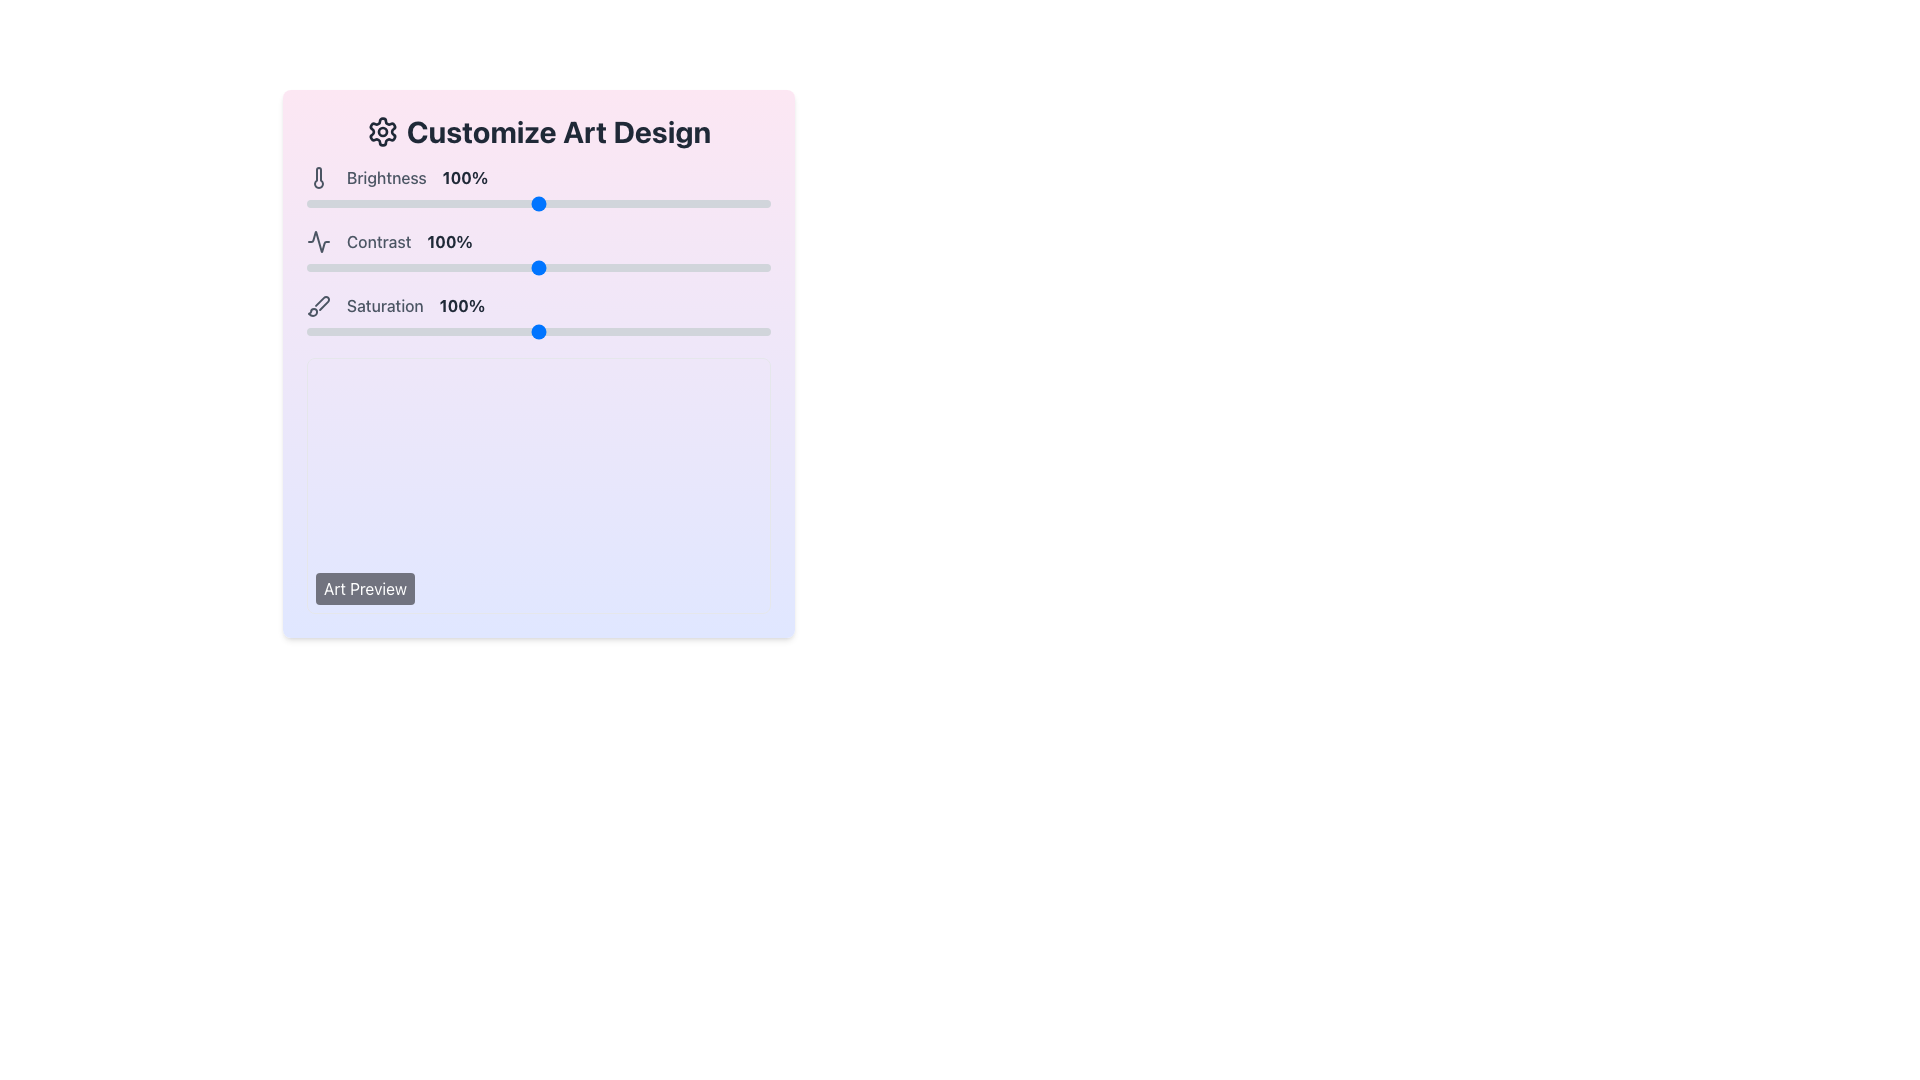 This screenshot has height=1080, width=1920. Describe the element at coordinates (461, 305) in the screenshot. I see `the bold-text percentage indicator displaying '100%' that is positioned to the right of the 'Saturation' label in the lower section of the settings panel` at that location.